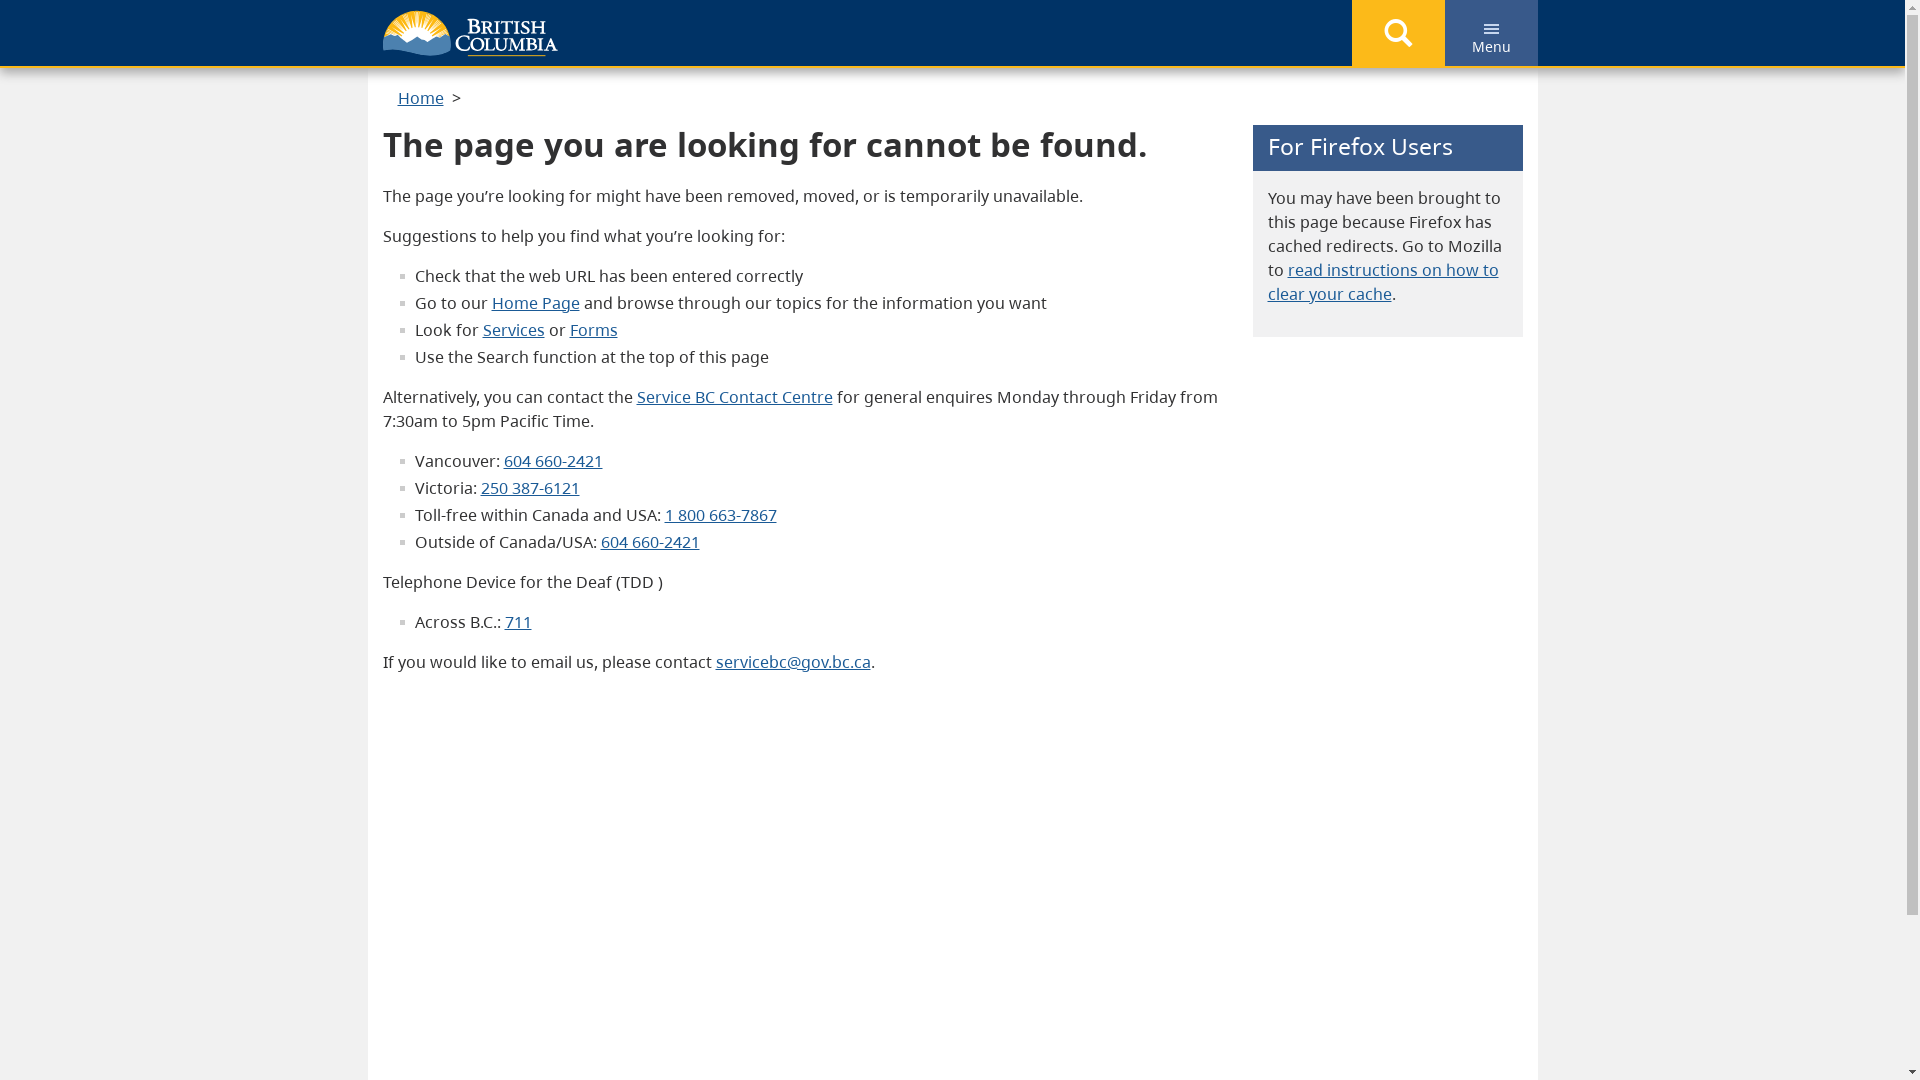 The height and width of the screenshot is (1080, 1920). Describe the element at coordinates (382, 33) in the screenshot. I see `'Government of B.C.'` at that location.